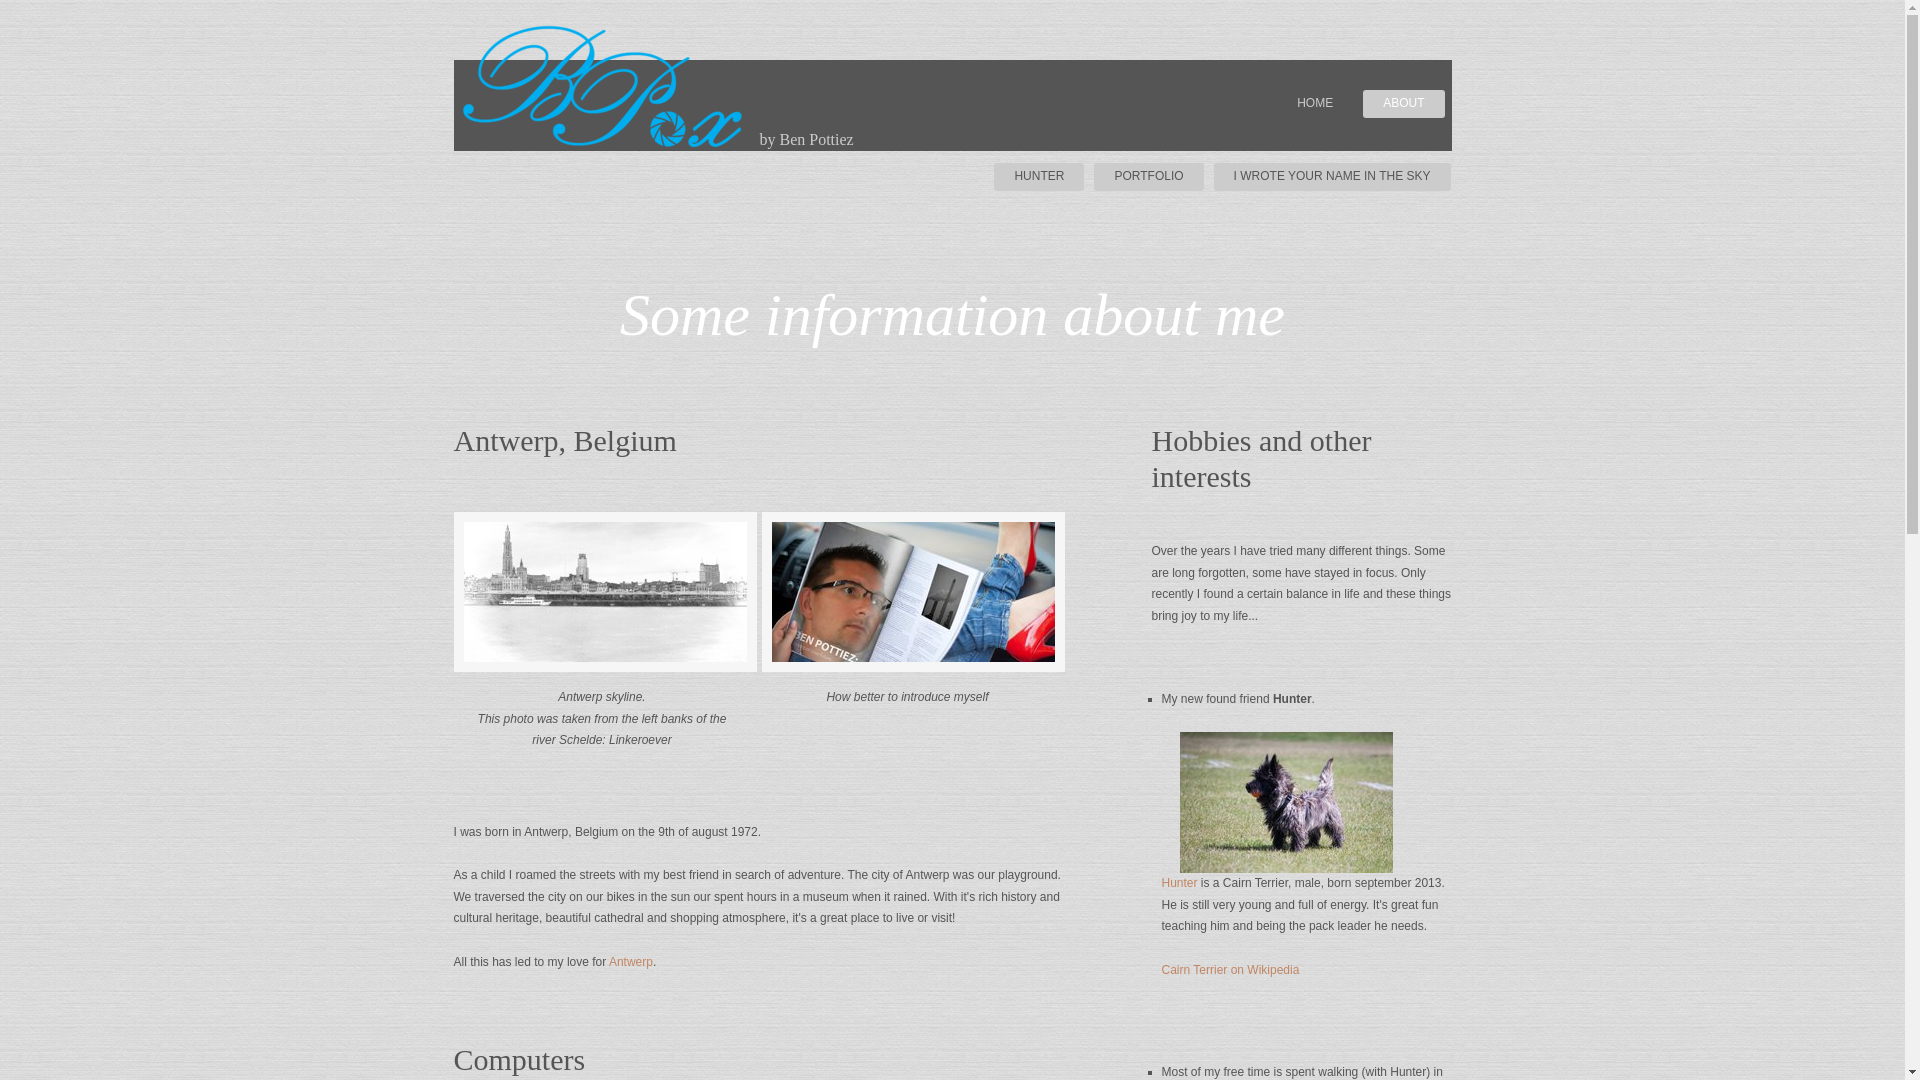 This screenshot has width=1920, height=1080. What do you see at coordinates (1180, 882) in the screenshot?
I see `'Hunter'` at bounding box center [1180, 882].